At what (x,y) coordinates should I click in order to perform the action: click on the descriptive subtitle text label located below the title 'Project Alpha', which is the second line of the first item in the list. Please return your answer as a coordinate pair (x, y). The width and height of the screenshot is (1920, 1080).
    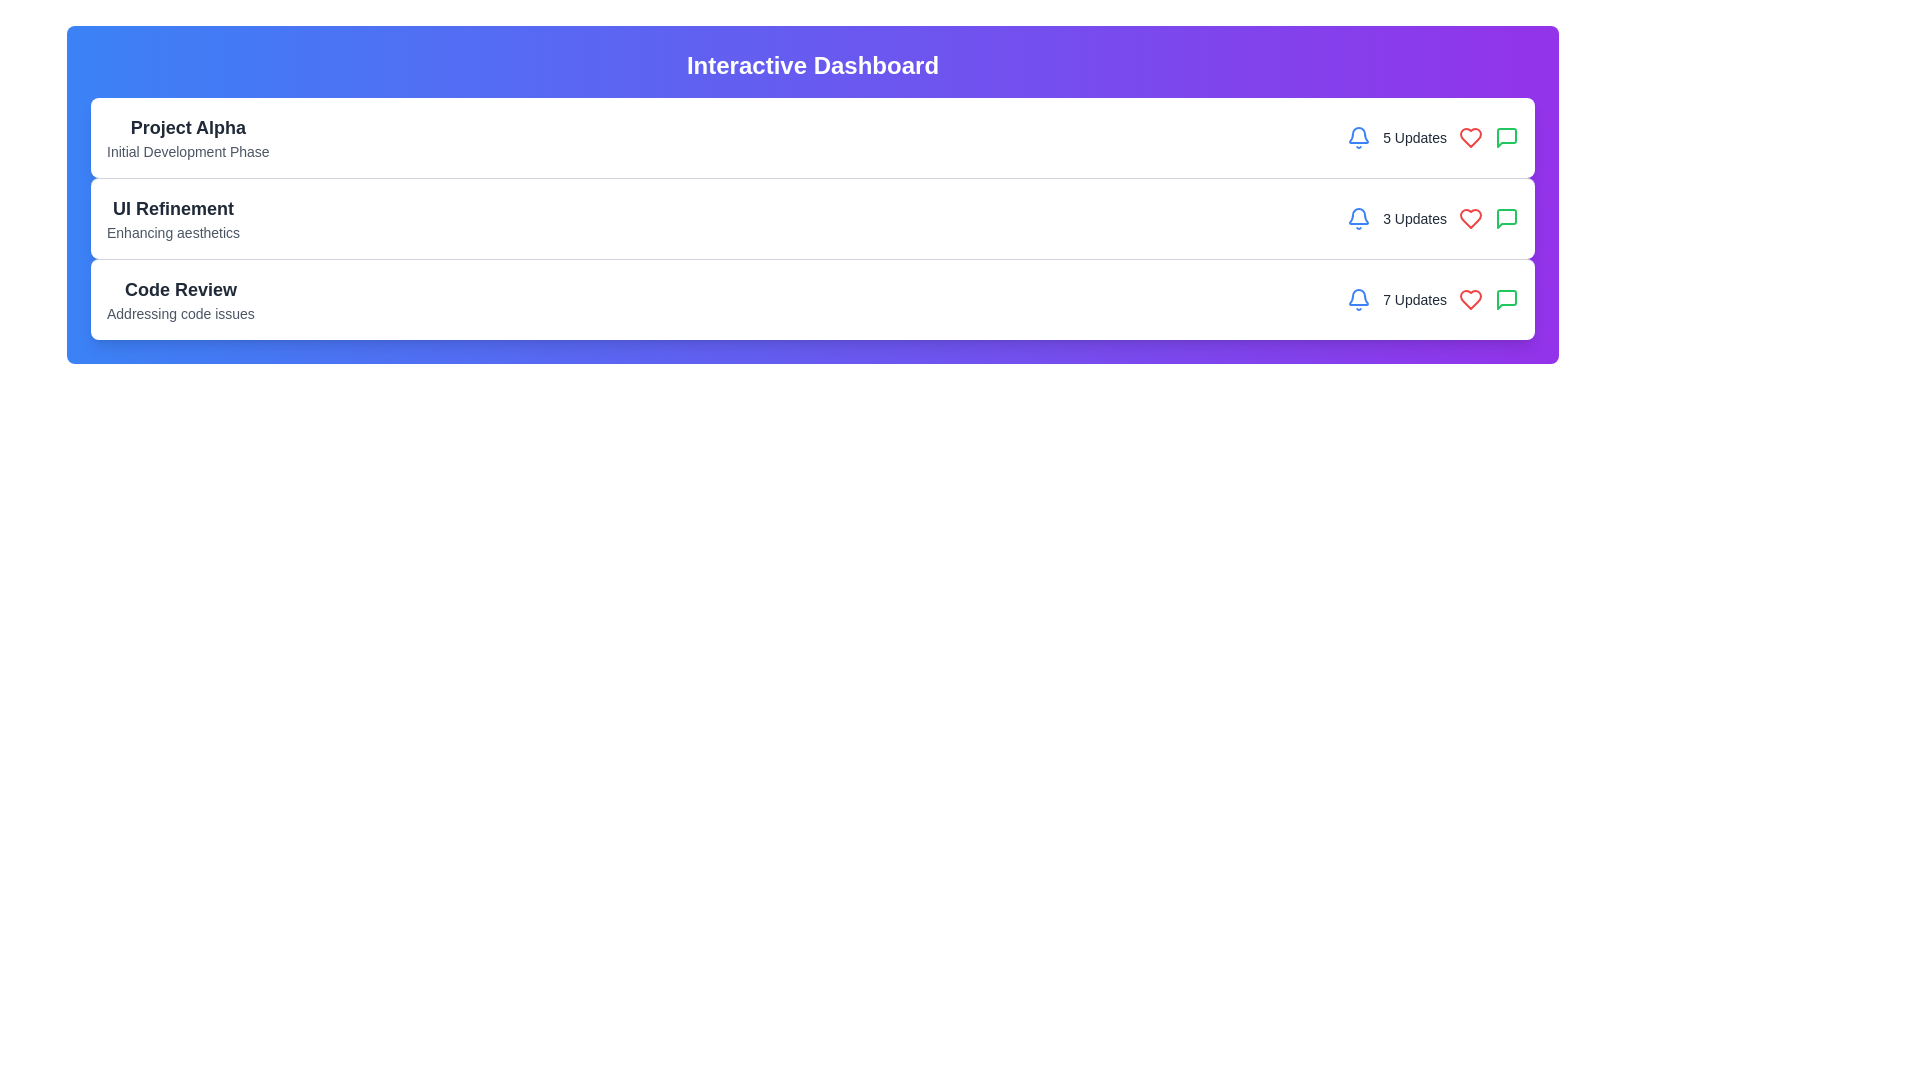
    Looking at the image, I should click on (188, 150).